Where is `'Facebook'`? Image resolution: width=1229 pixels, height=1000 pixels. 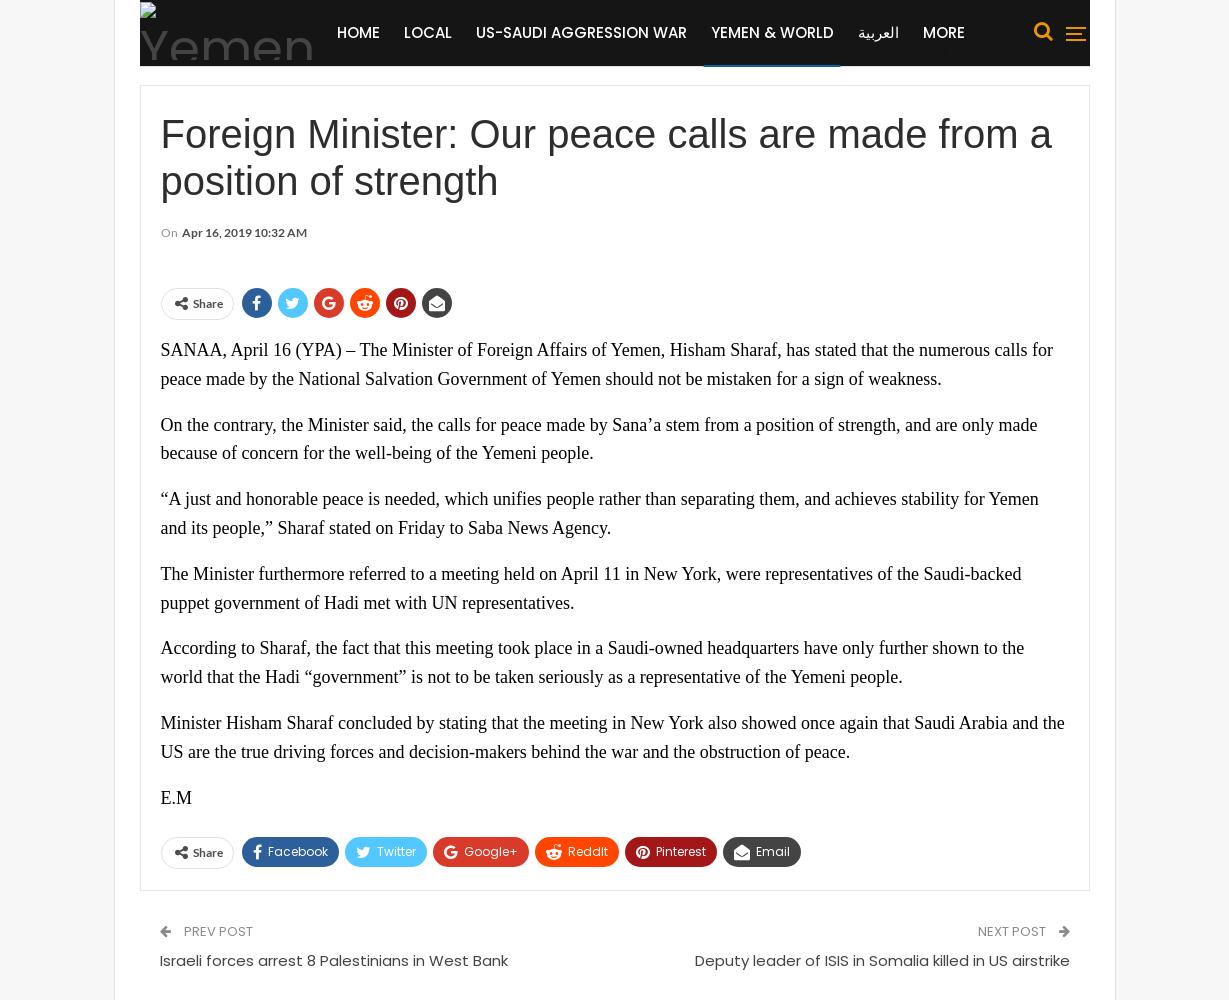 'Facebook' is located at coordinates (296, 850).